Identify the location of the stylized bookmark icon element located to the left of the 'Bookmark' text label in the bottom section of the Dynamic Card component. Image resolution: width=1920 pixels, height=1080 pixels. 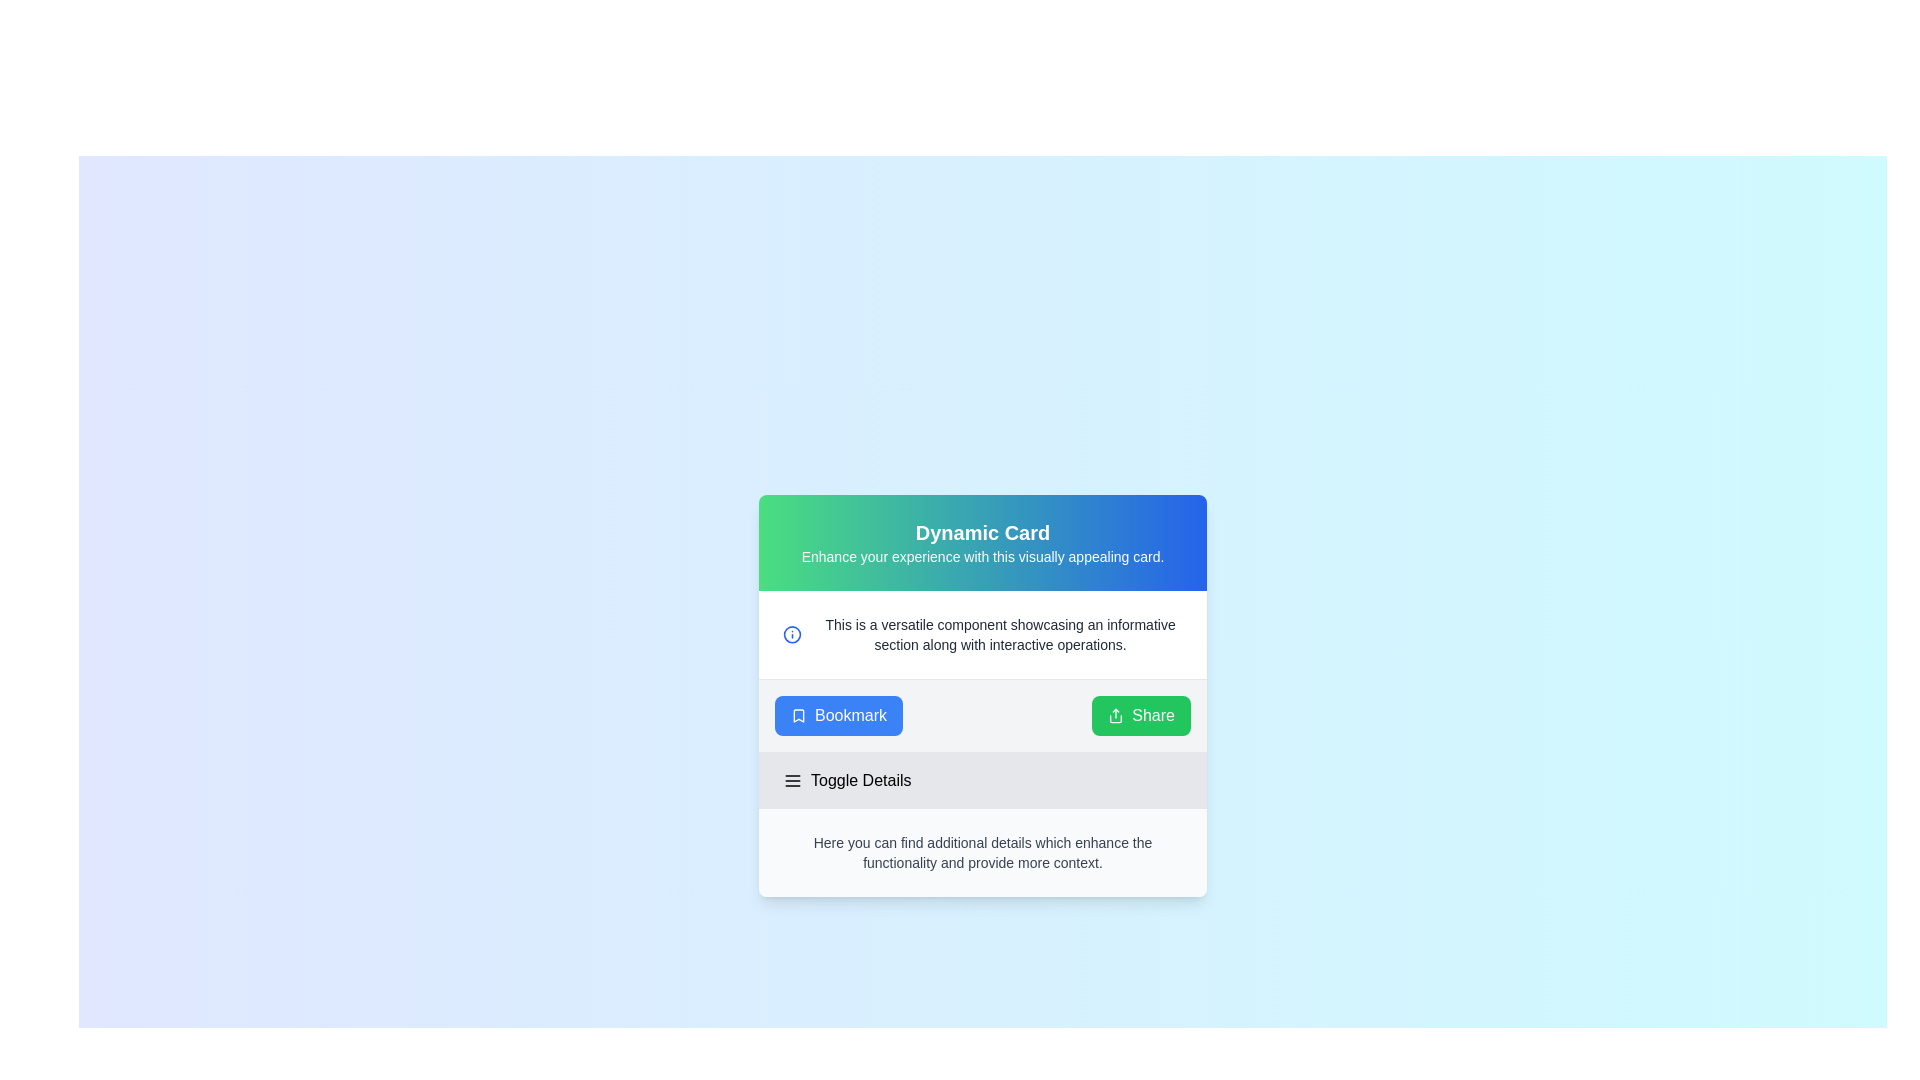
(797, 715).